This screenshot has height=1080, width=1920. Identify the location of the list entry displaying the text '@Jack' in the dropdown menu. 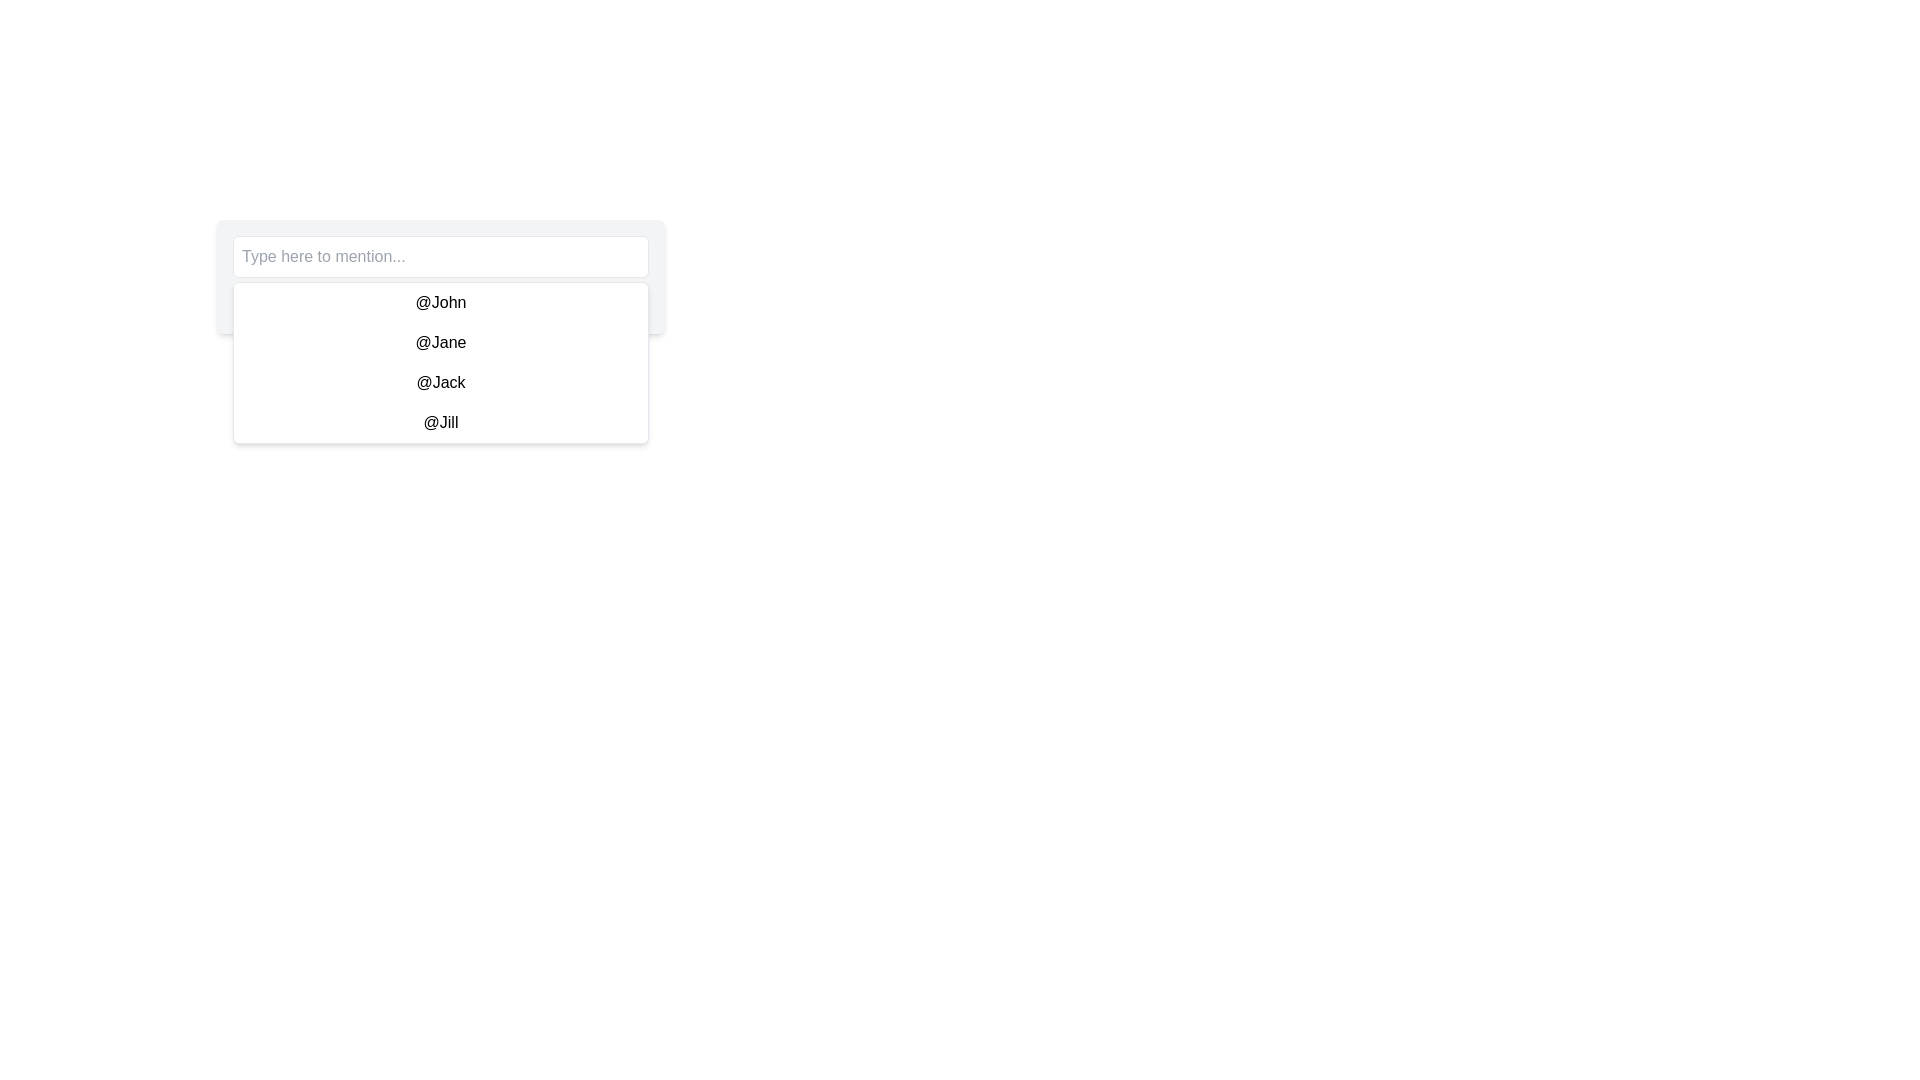
(440, 382).